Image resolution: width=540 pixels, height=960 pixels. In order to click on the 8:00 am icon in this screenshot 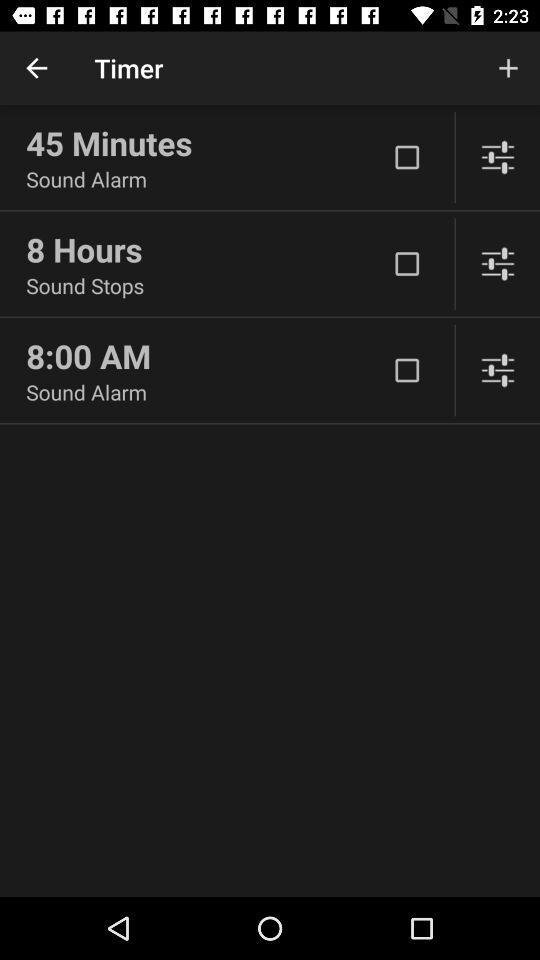, I will do `click(205, 356)`.